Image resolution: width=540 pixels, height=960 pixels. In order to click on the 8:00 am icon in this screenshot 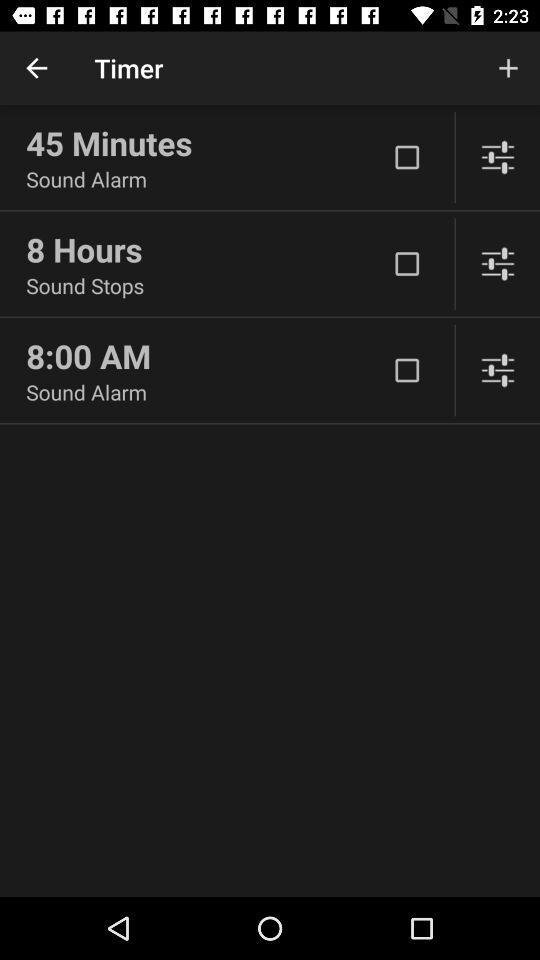, I will do `click(205, 356)`.